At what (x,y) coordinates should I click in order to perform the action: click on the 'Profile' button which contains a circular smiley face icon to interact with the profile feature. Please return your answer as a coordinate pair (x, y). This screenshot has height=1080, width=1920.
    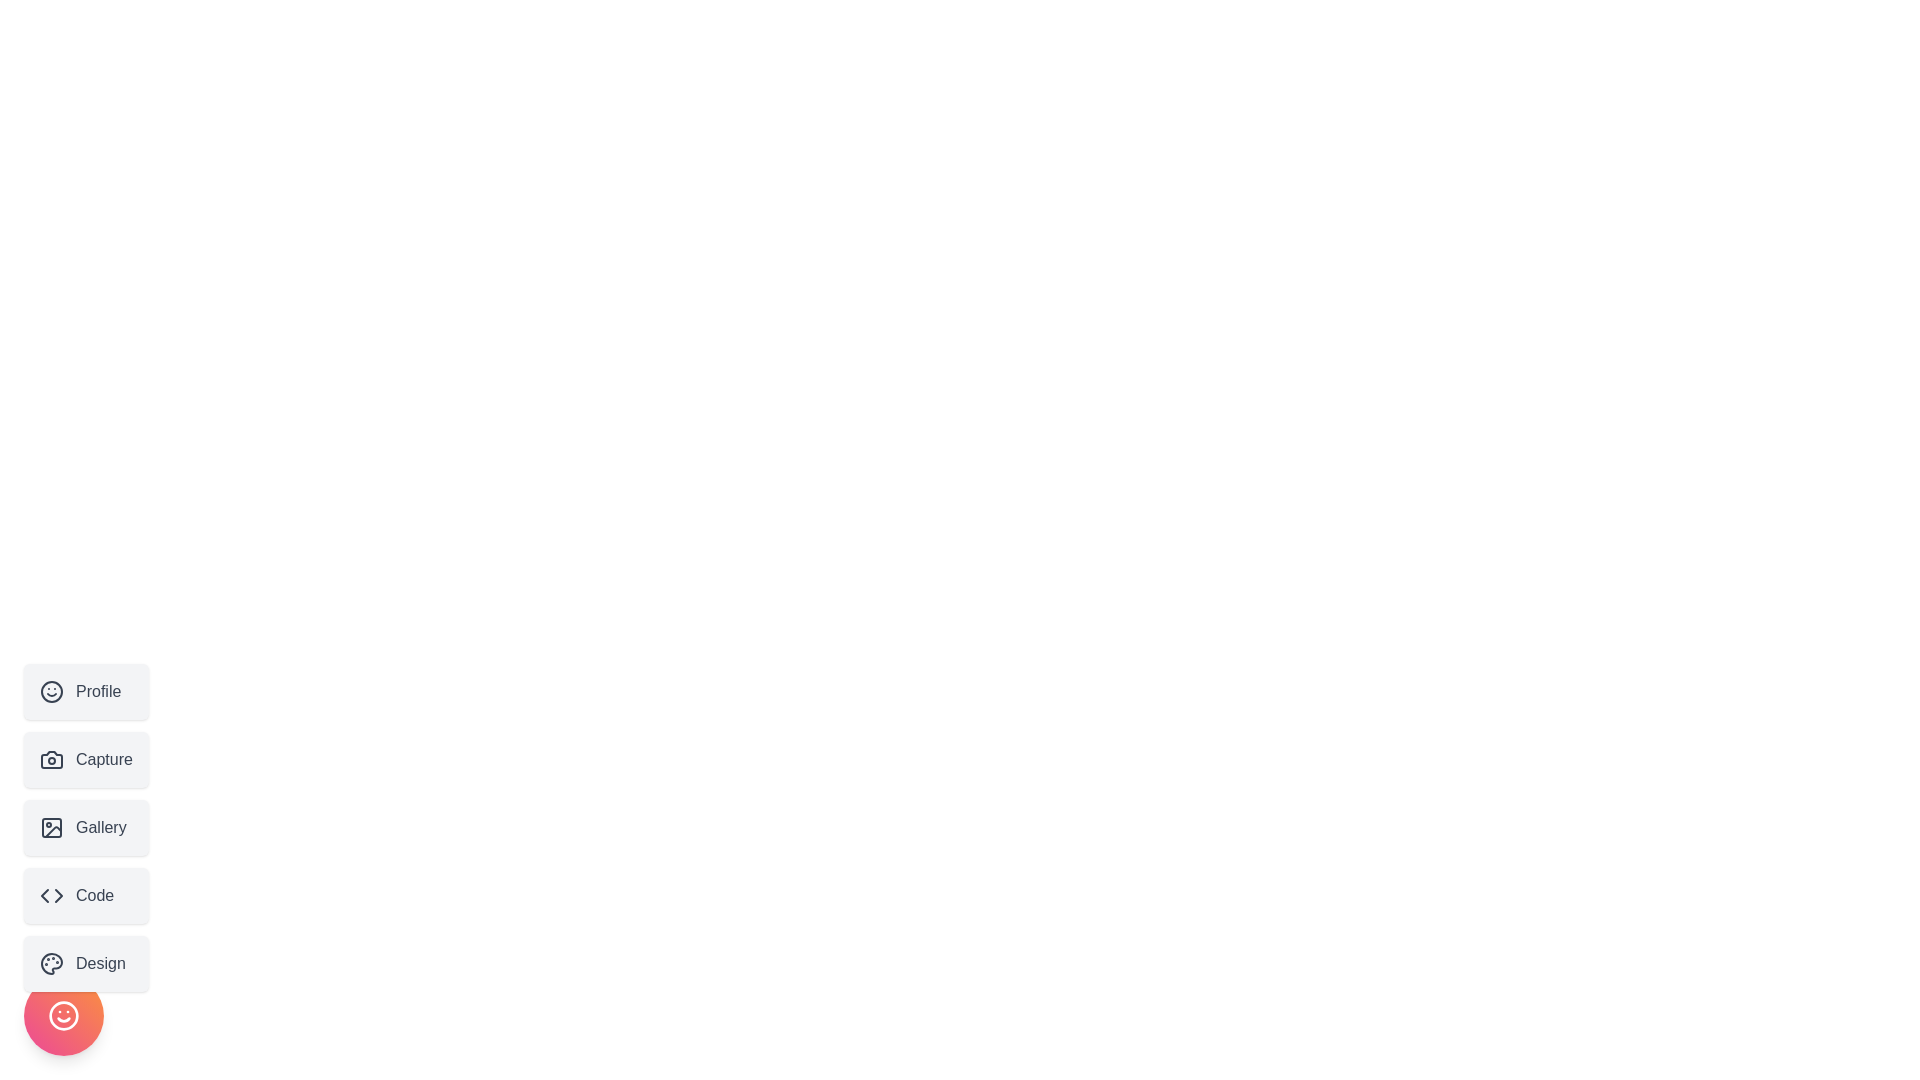
    Looking at the image, I should click on (52, 690).